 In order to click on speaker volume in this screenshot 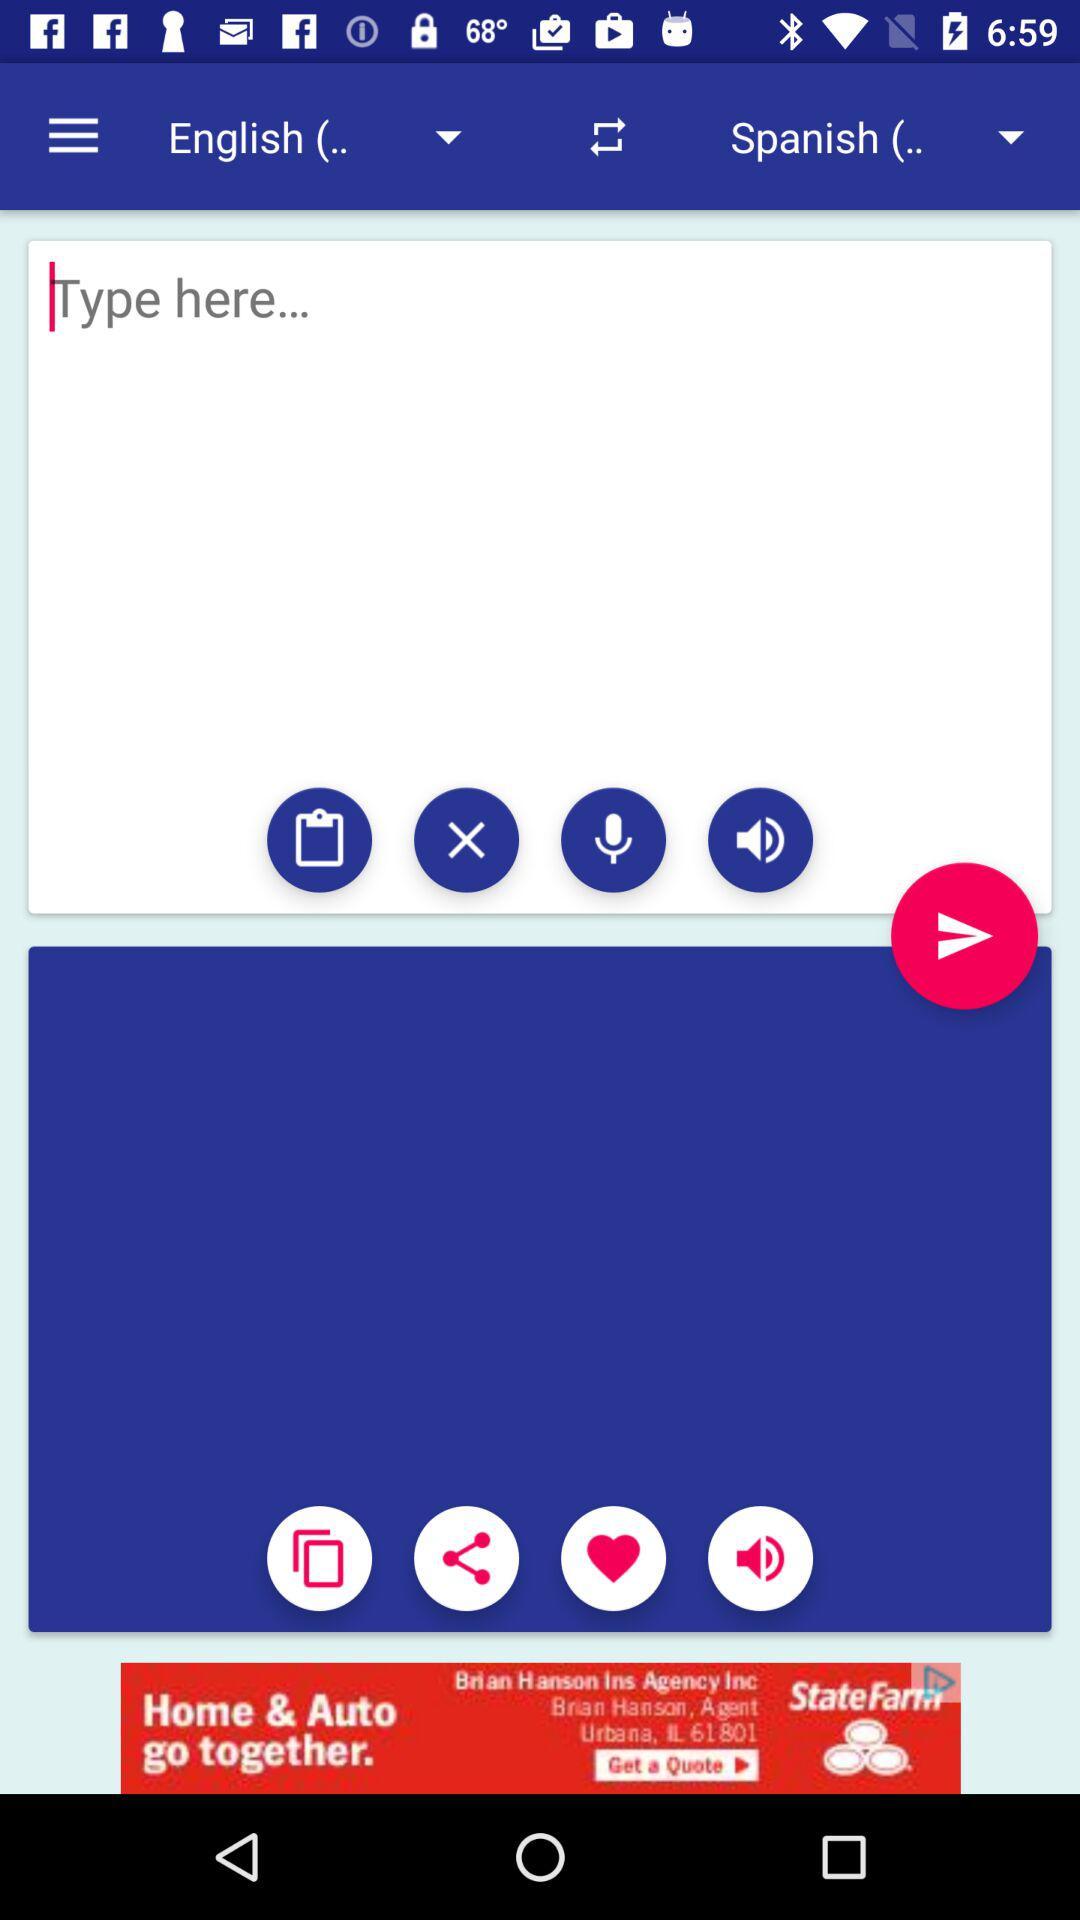, I will do `click(760, 840)`.